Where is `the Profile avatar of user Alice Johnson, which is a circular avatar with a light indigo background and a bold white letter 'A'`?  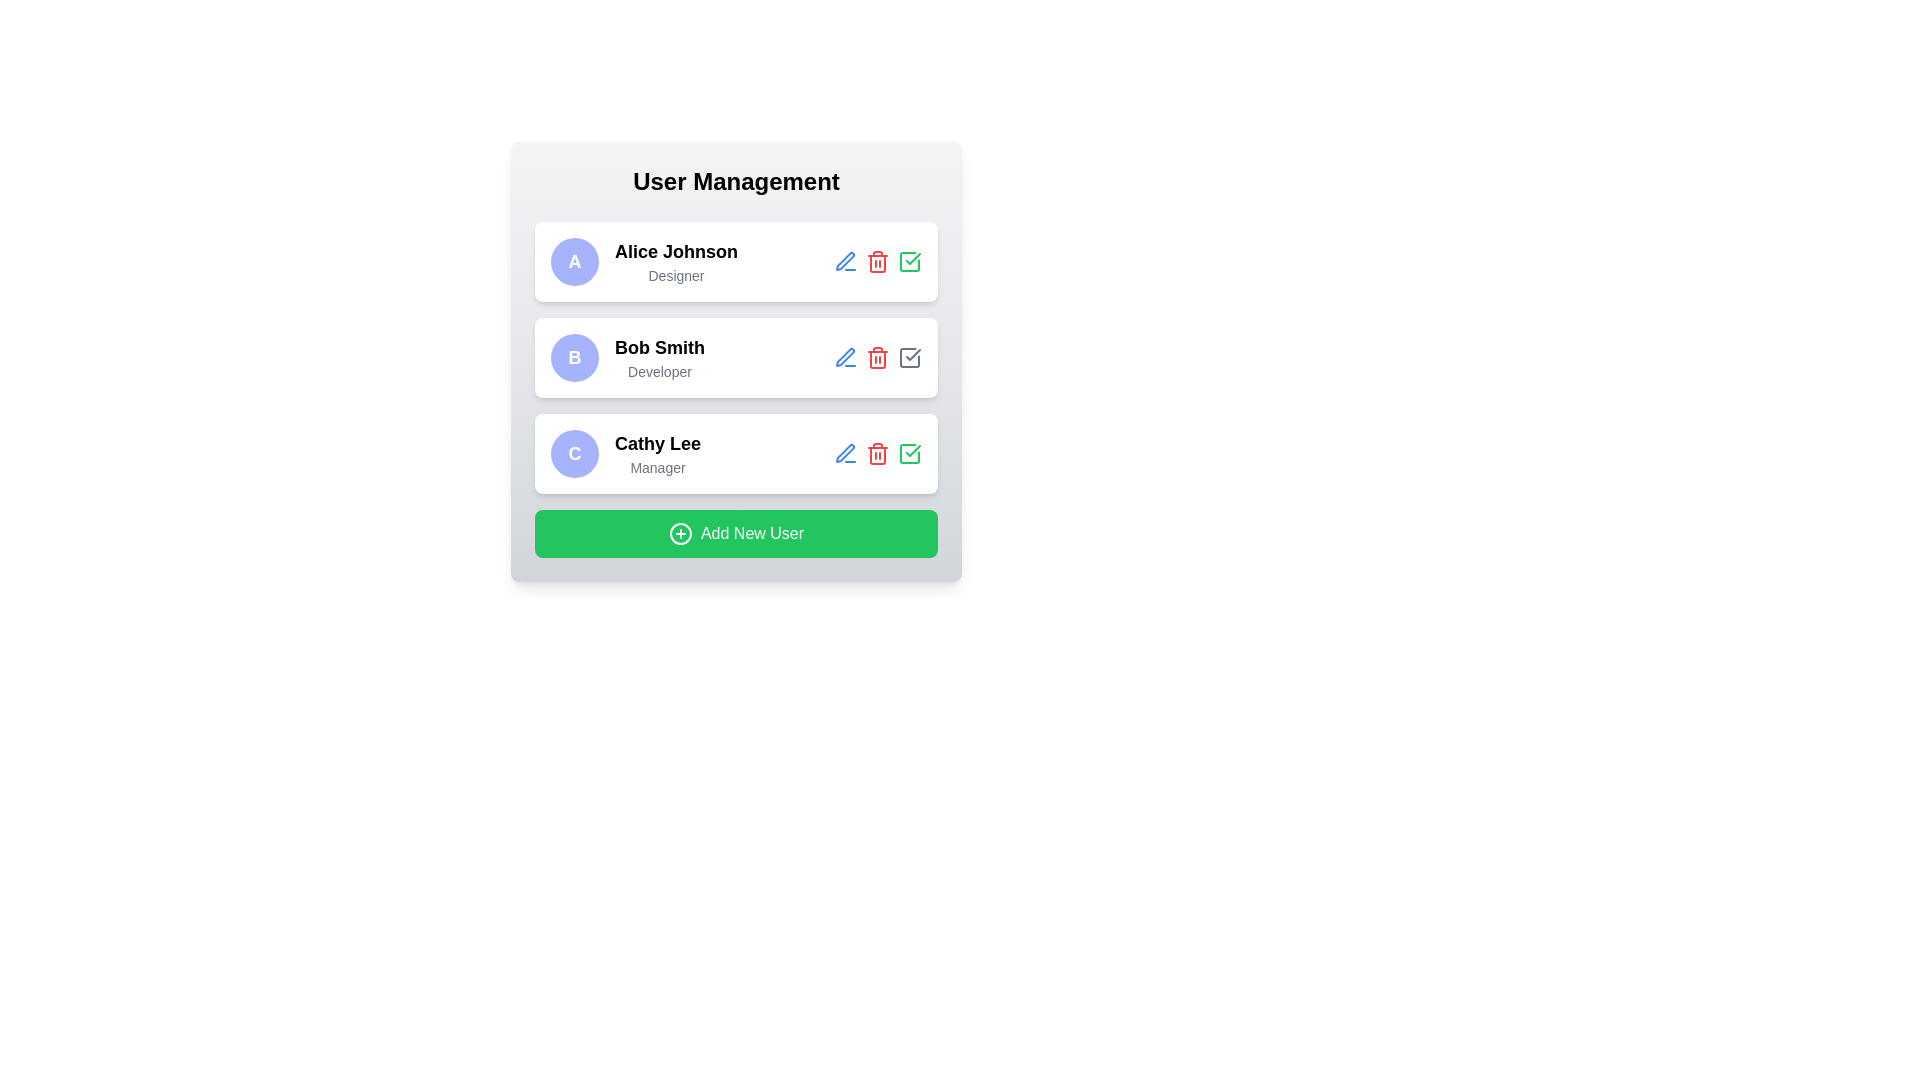
the Profile avatar of user Alice Johnson, which is a circular avatar with a light indigo background and a bold white letter 'A' is located at coordinates (574, 261).